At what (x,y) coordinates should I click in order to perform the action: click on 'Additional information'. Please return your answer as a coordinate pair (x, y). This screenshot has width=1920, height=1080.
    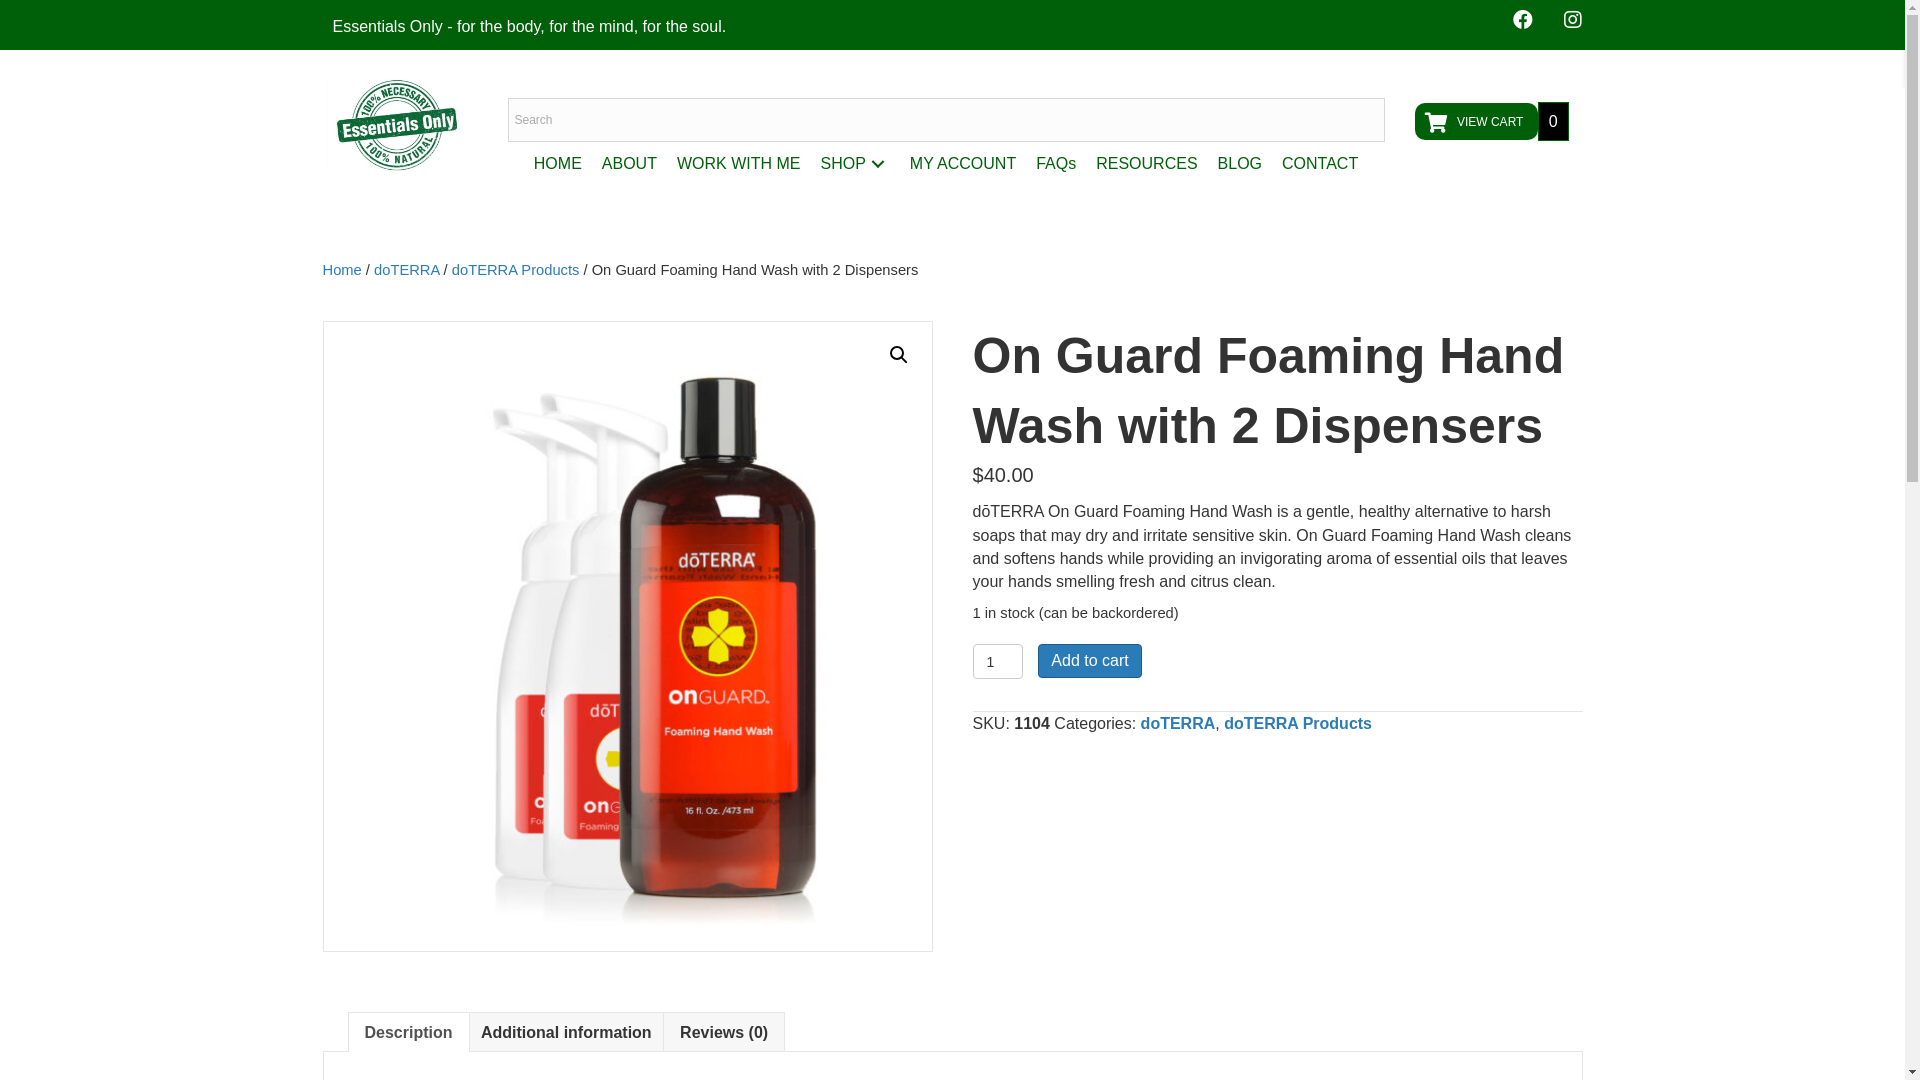
    Looking at the image, I should click on (565, 1032).